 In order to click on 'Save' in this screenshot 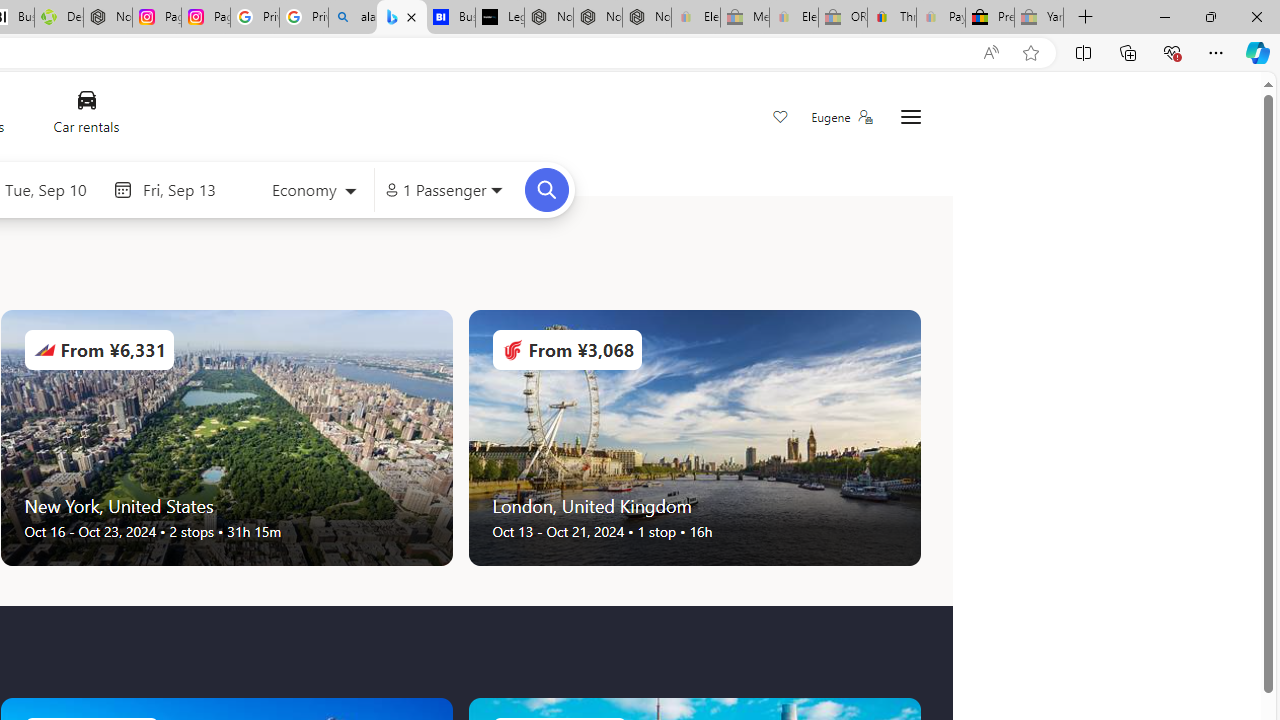, I will do `click(779, 118)`.